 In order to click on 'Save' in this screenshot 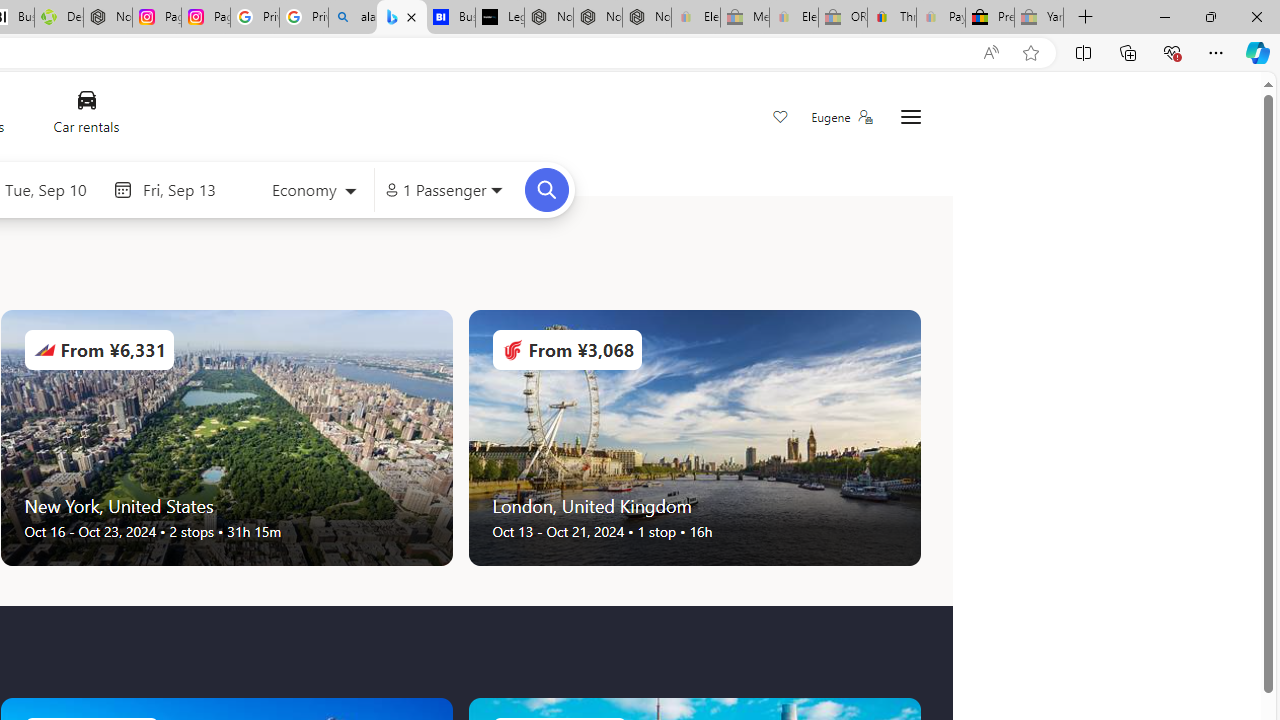, I will do `click(779, 118)`.